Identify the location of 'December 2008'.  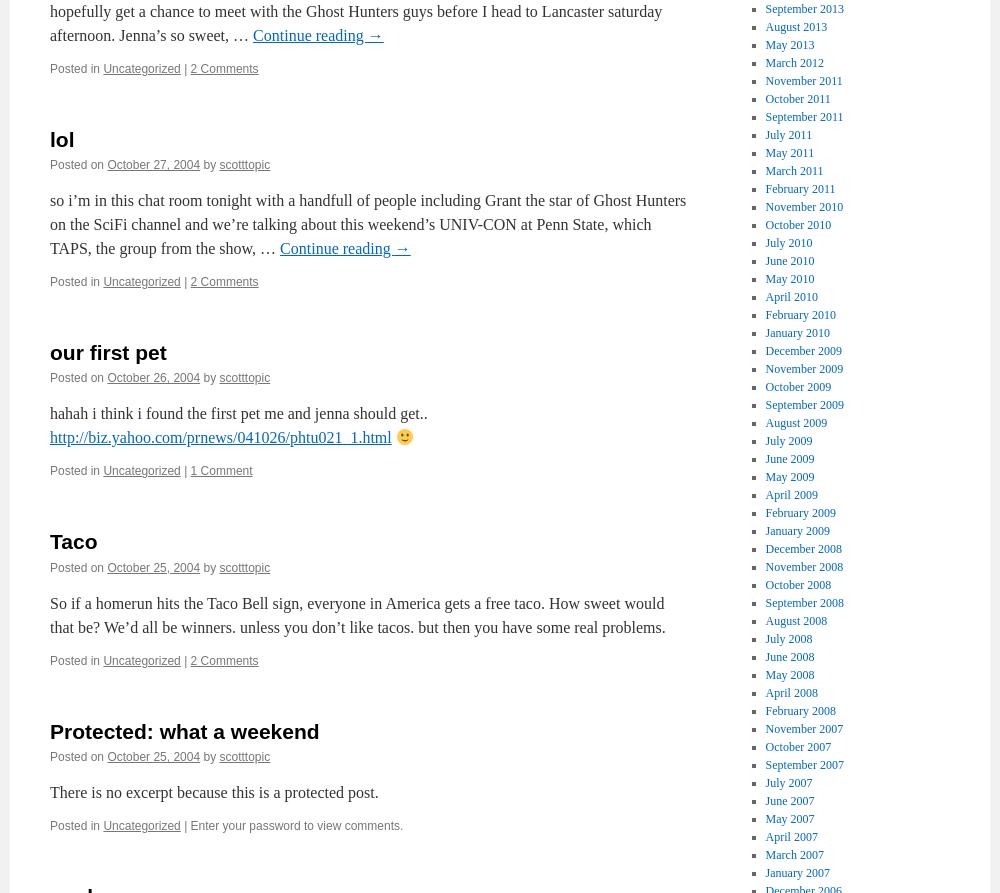
(803, 547).